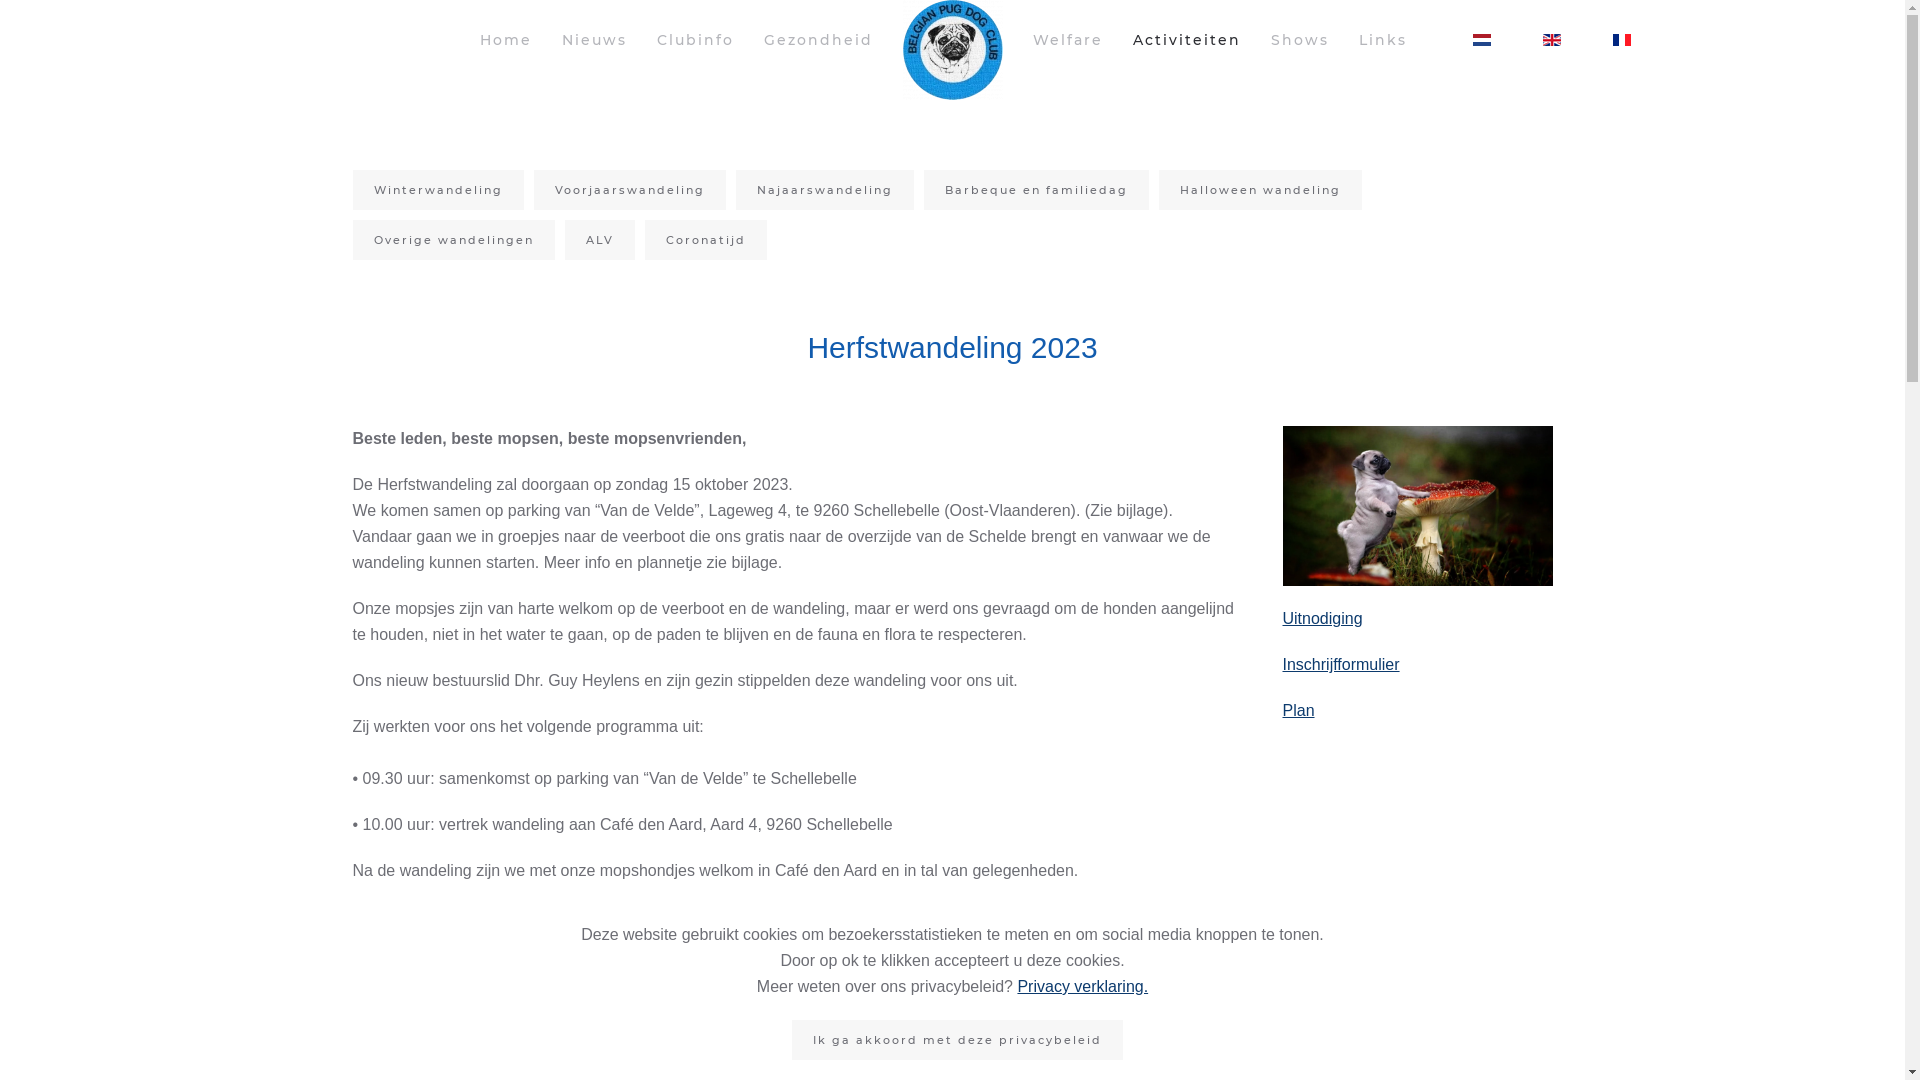 The width and height of the screenshot is (1920, 1080). I want to click on 'Home', so click(505, 39).